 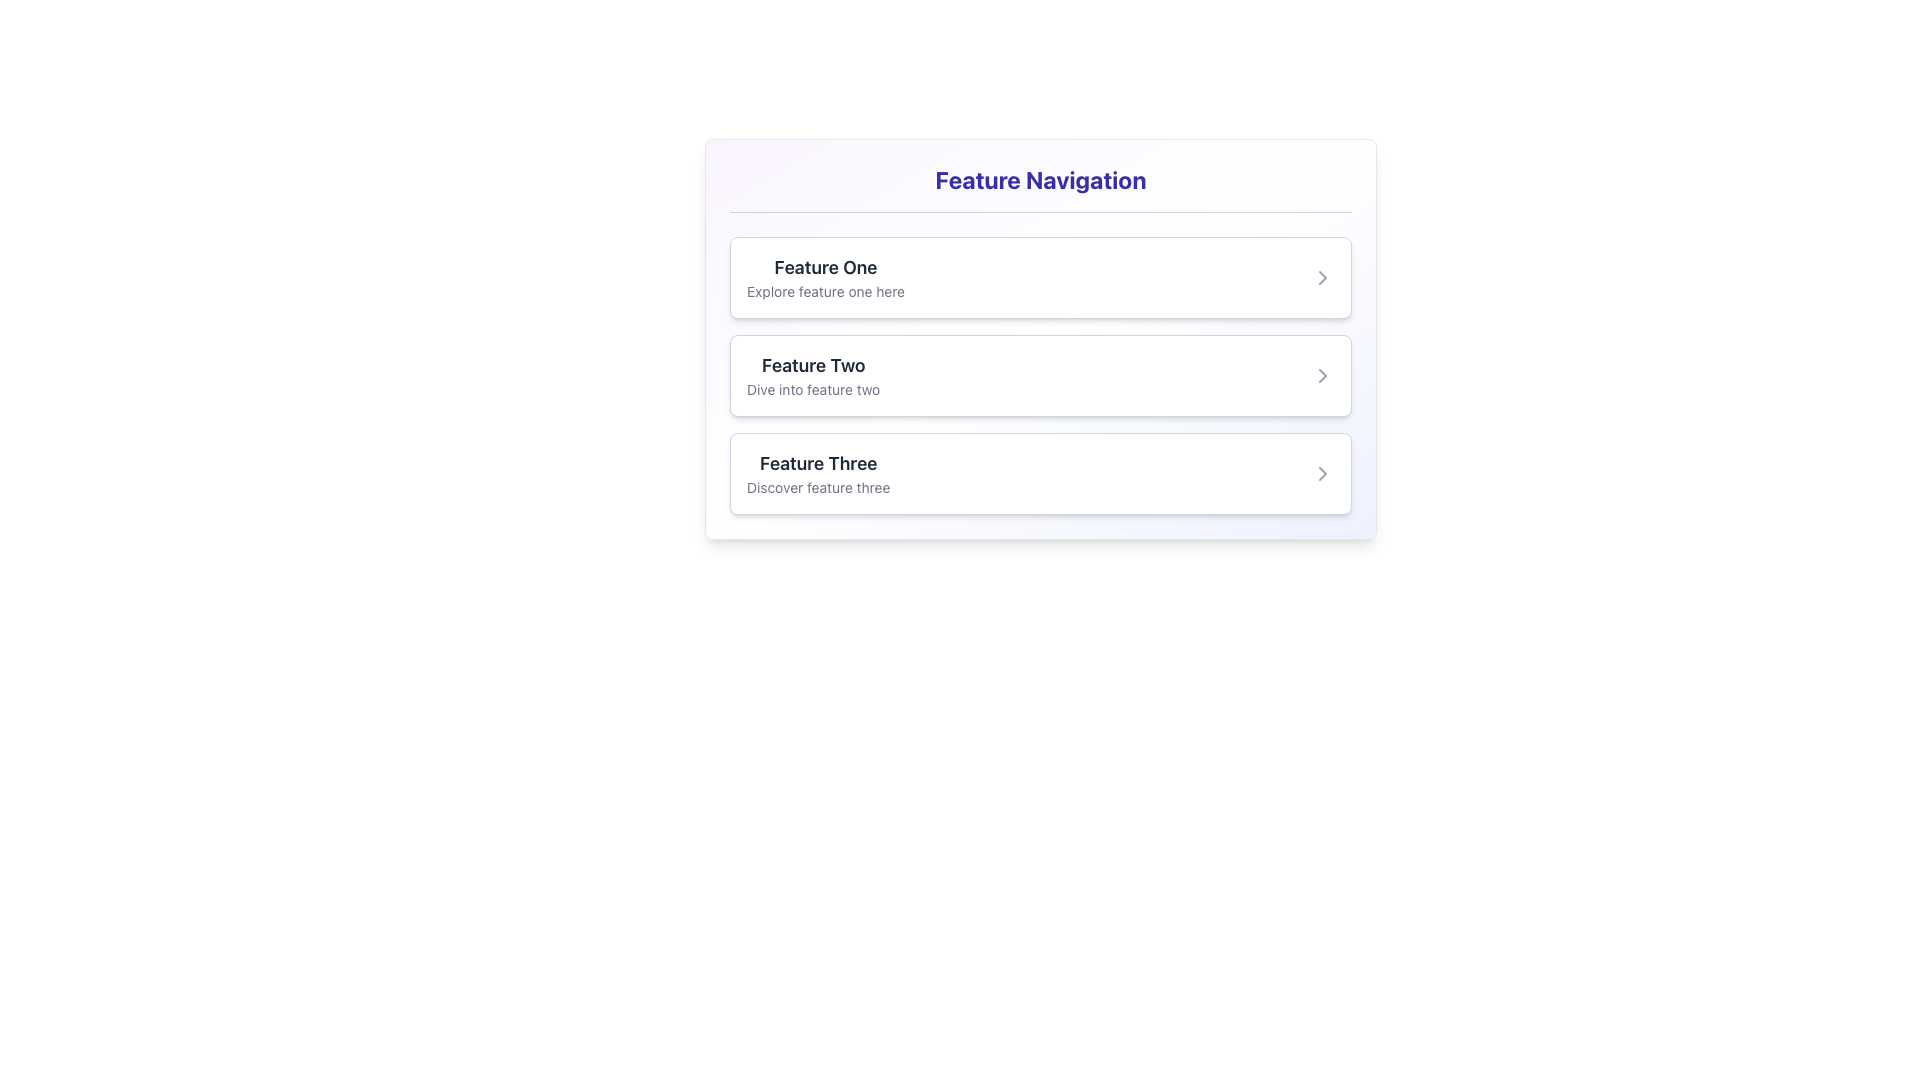 I want to click on the text display that introduces and describes a feature, which is located within the first card of a vertical list under the 'Feature Navigation' section, so click(x=825, y=277).